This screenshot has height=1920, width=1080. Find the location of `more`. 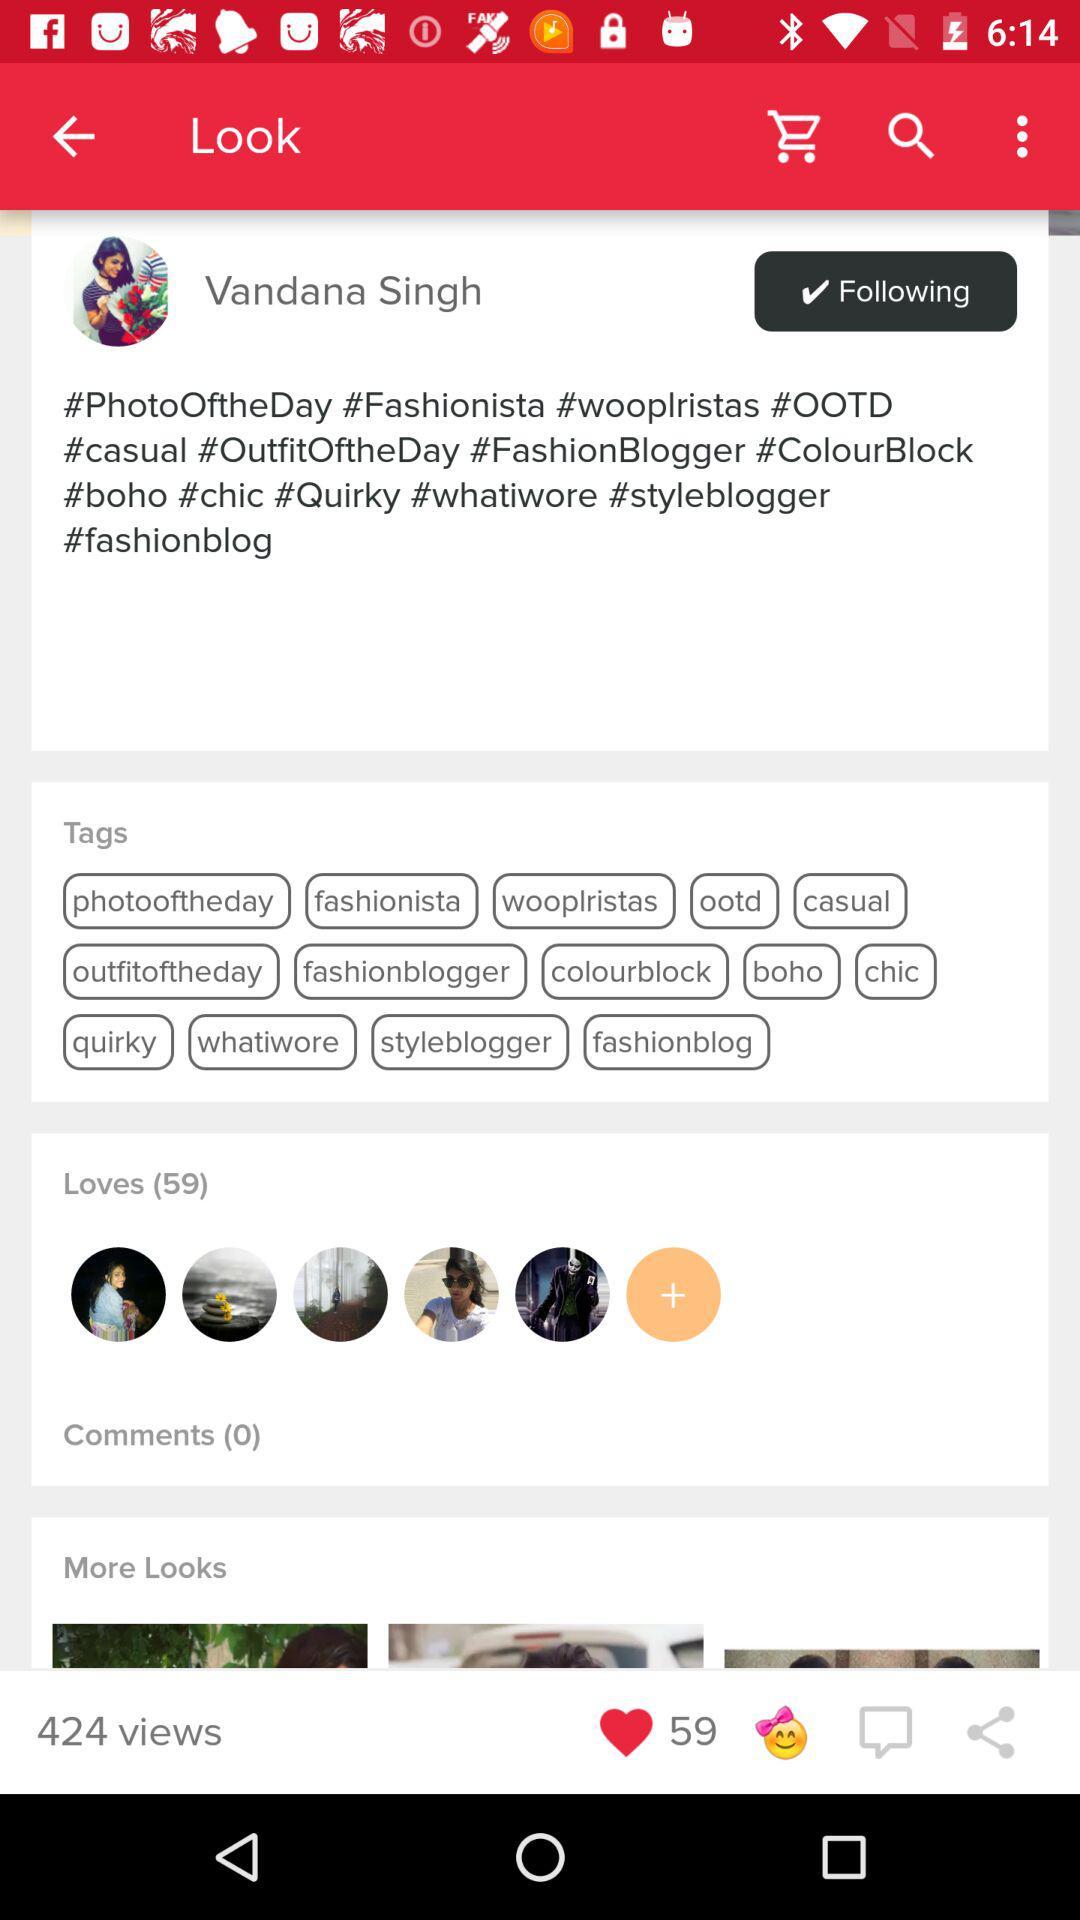

more is located at coordinates (673, 1294).